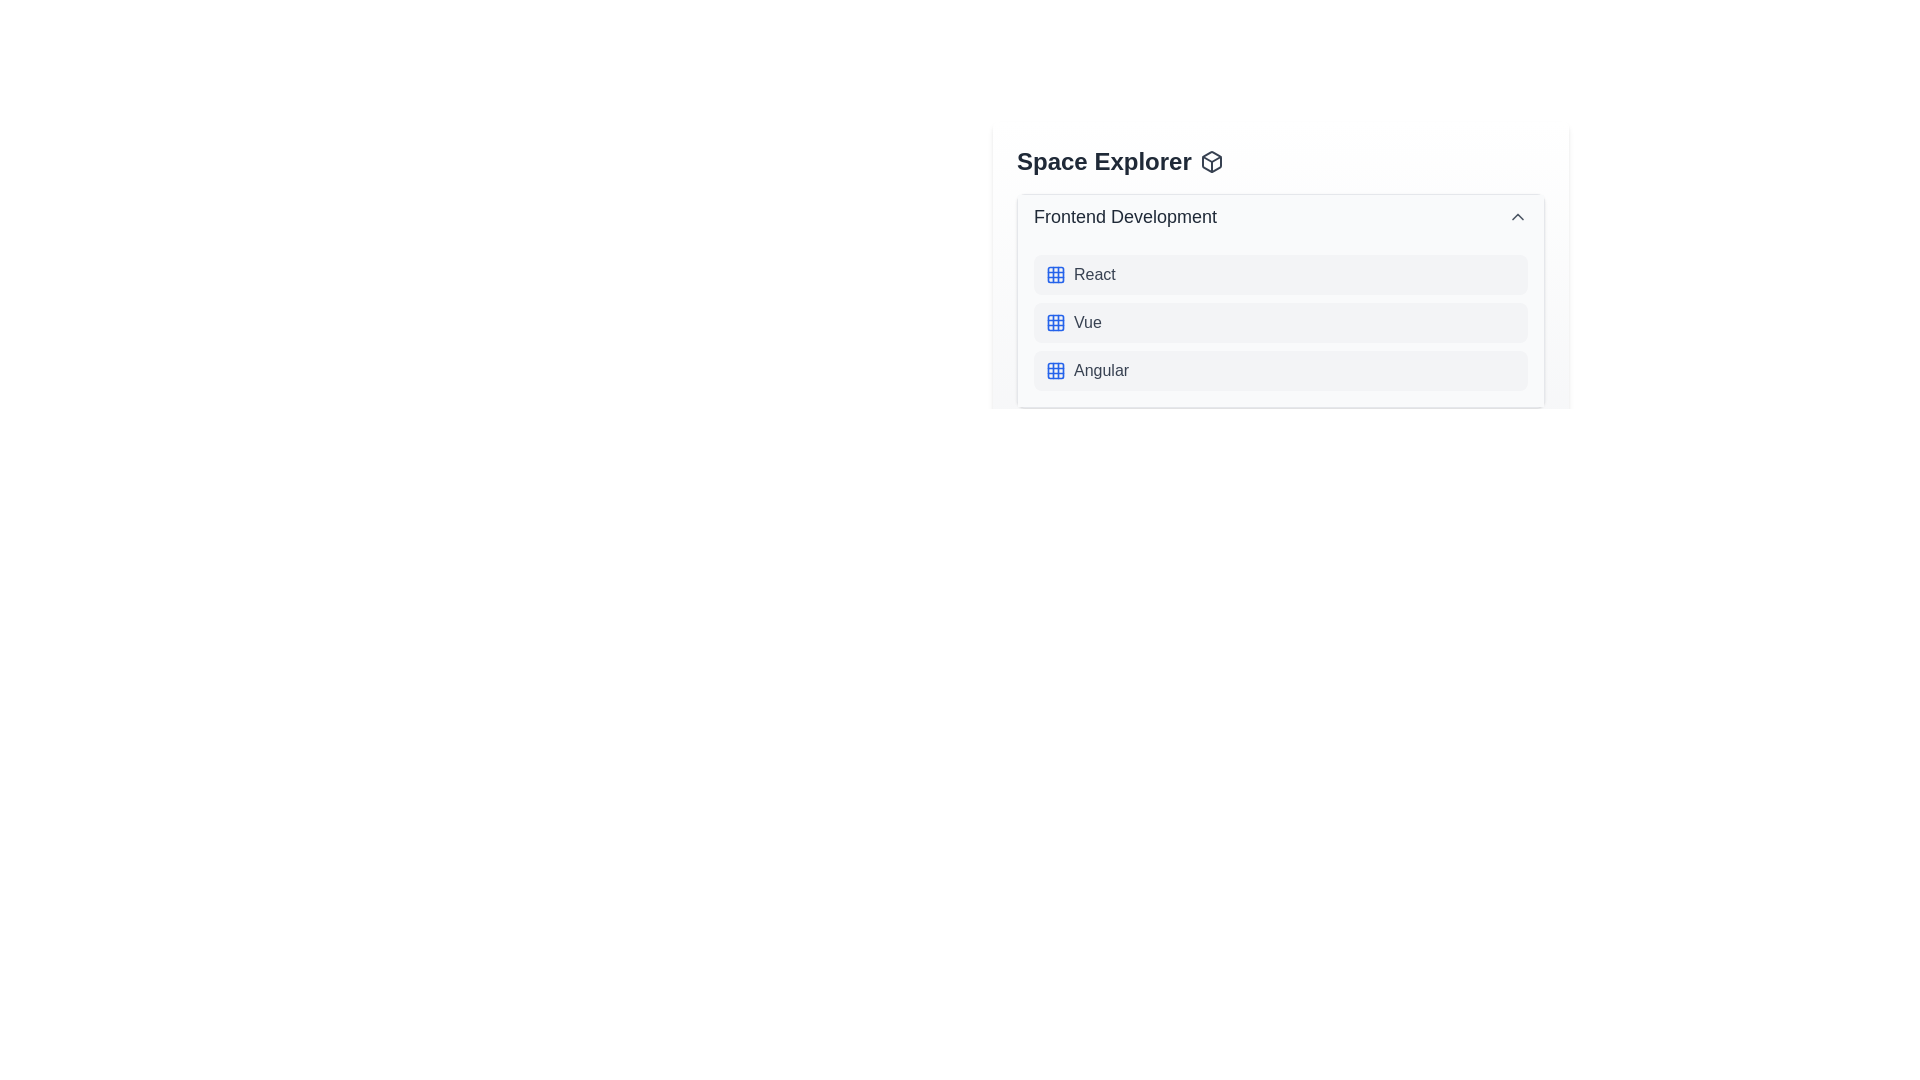  What do you see at coordinates (1086, 322) in the screenshot?
I see `the 'Vue' text label, which is the second item` at bounding box center [1086, 322].